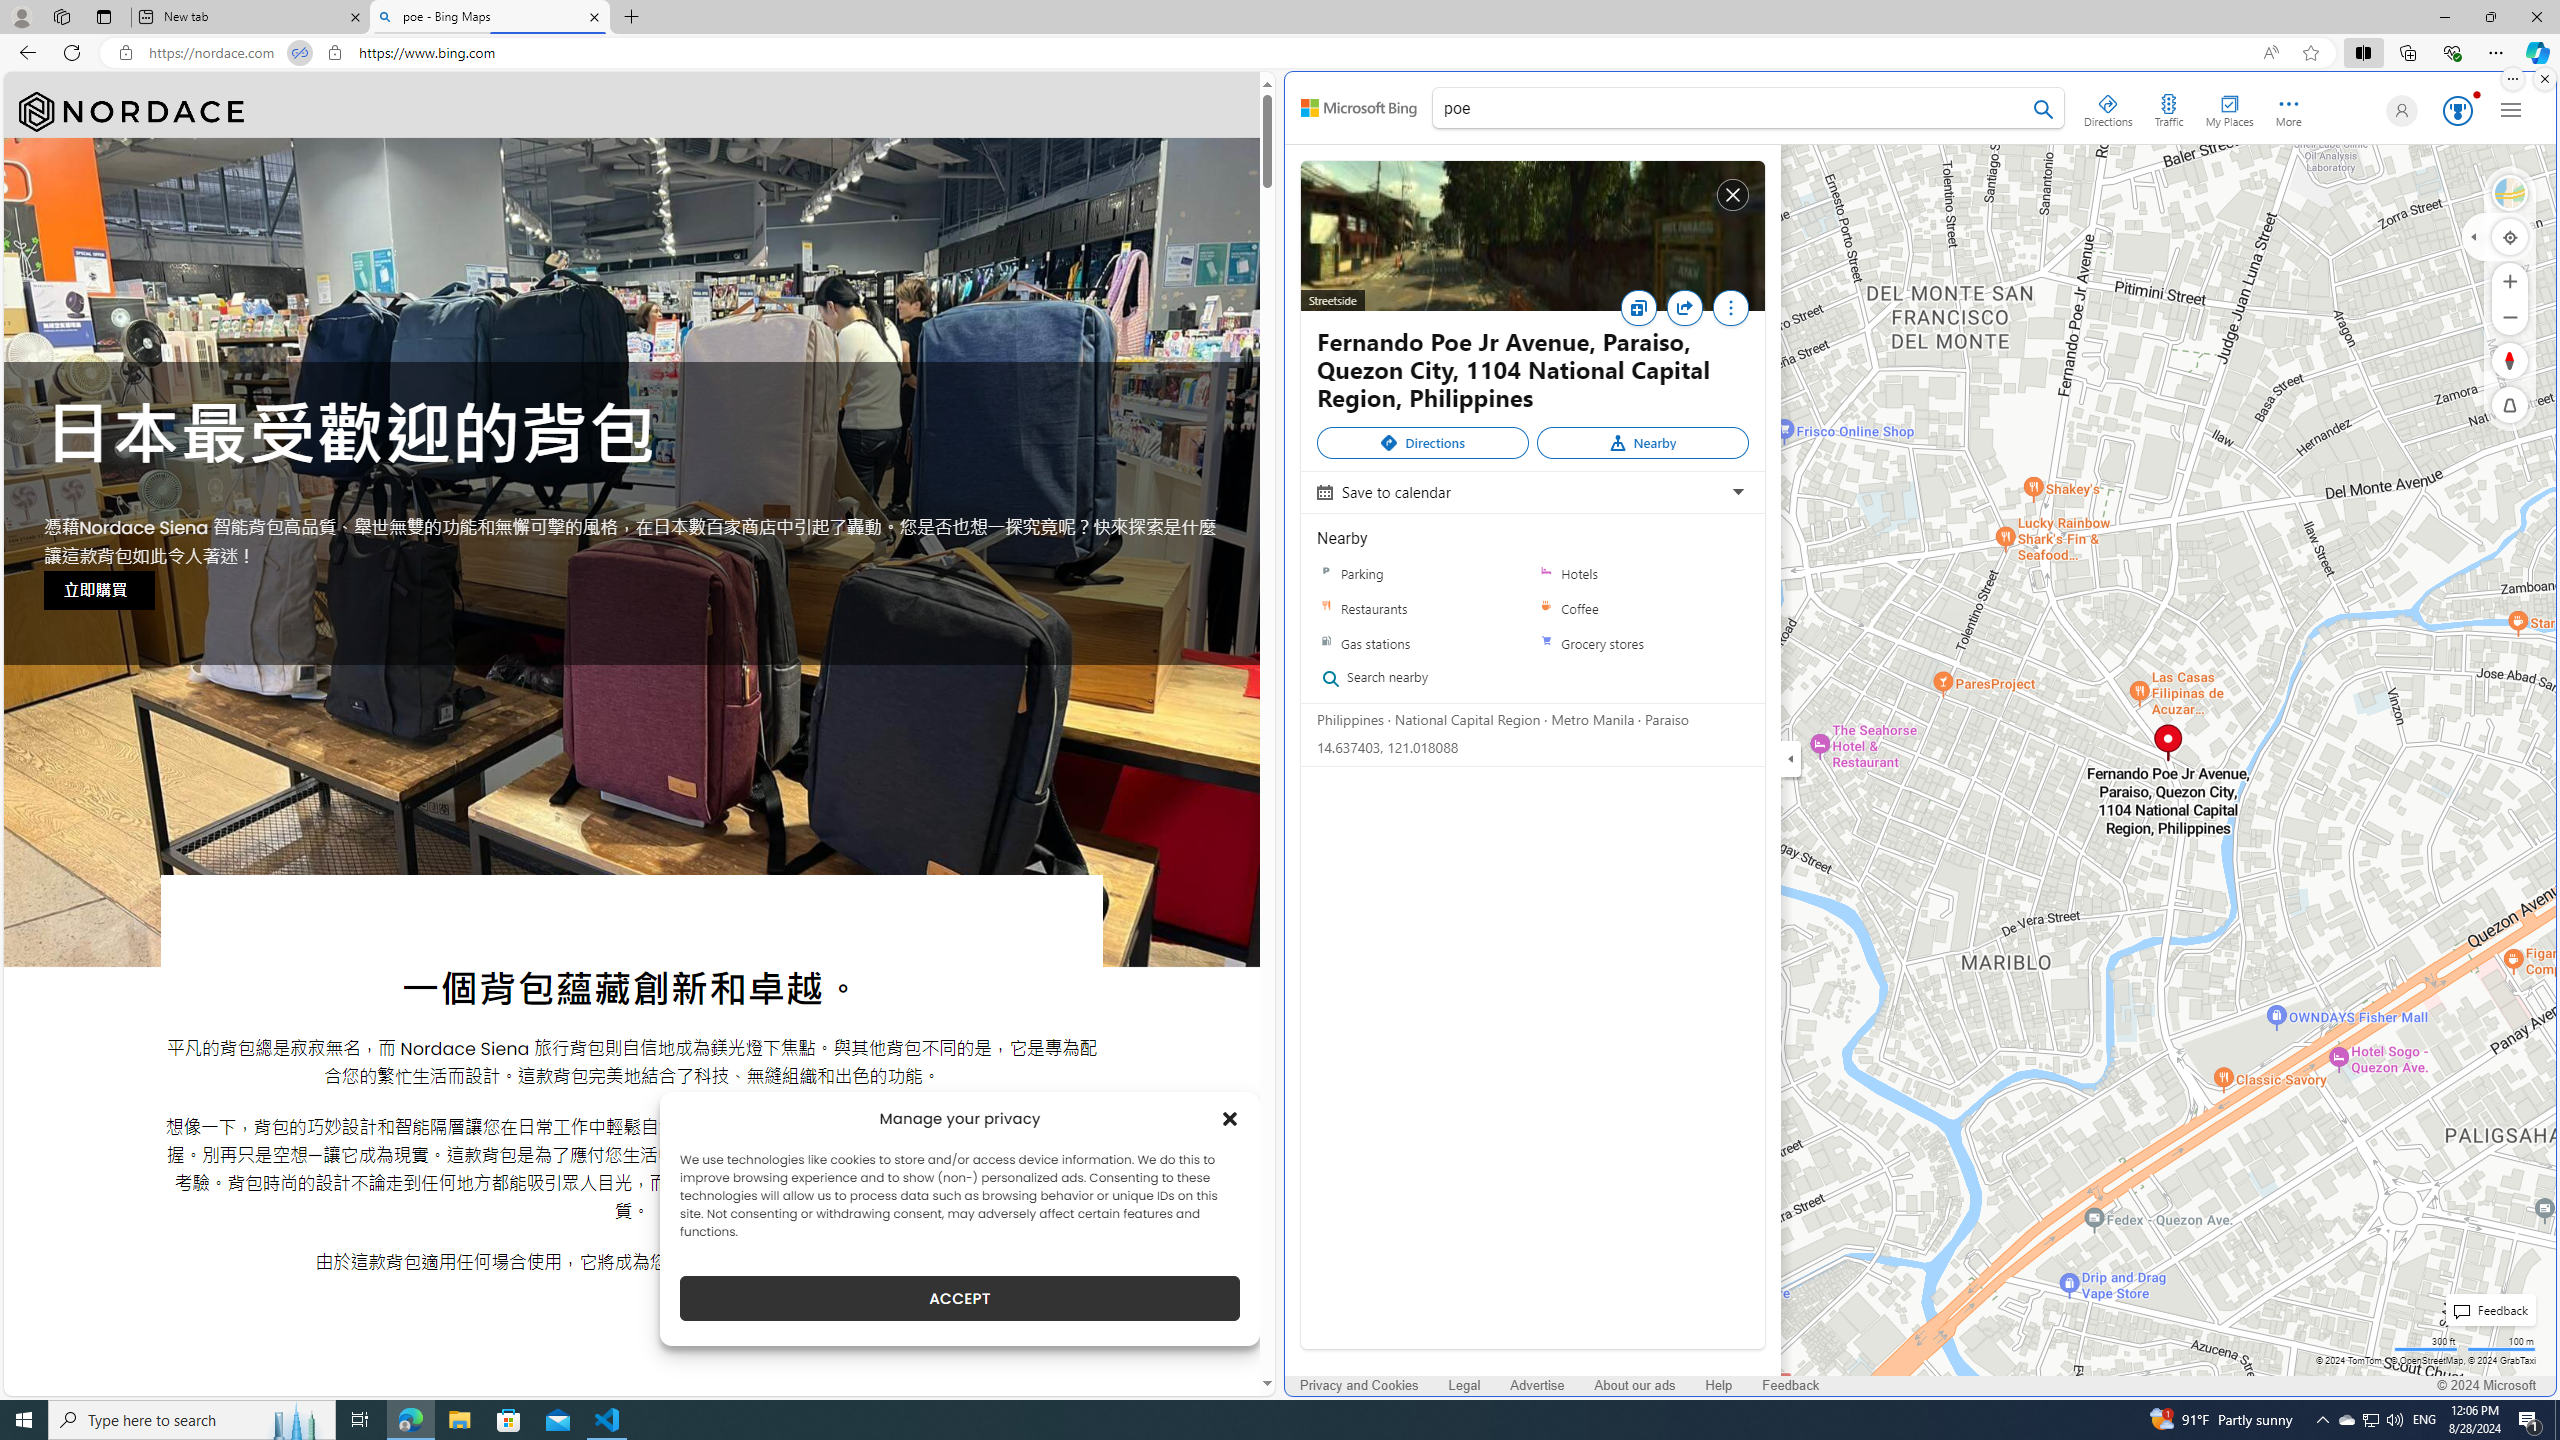 Image resolution: width=2560 pixels, height=1440 pixels. Describe the element at coordinates (1463, 1386) in the screenshot. I see `'Legal'` at that location.